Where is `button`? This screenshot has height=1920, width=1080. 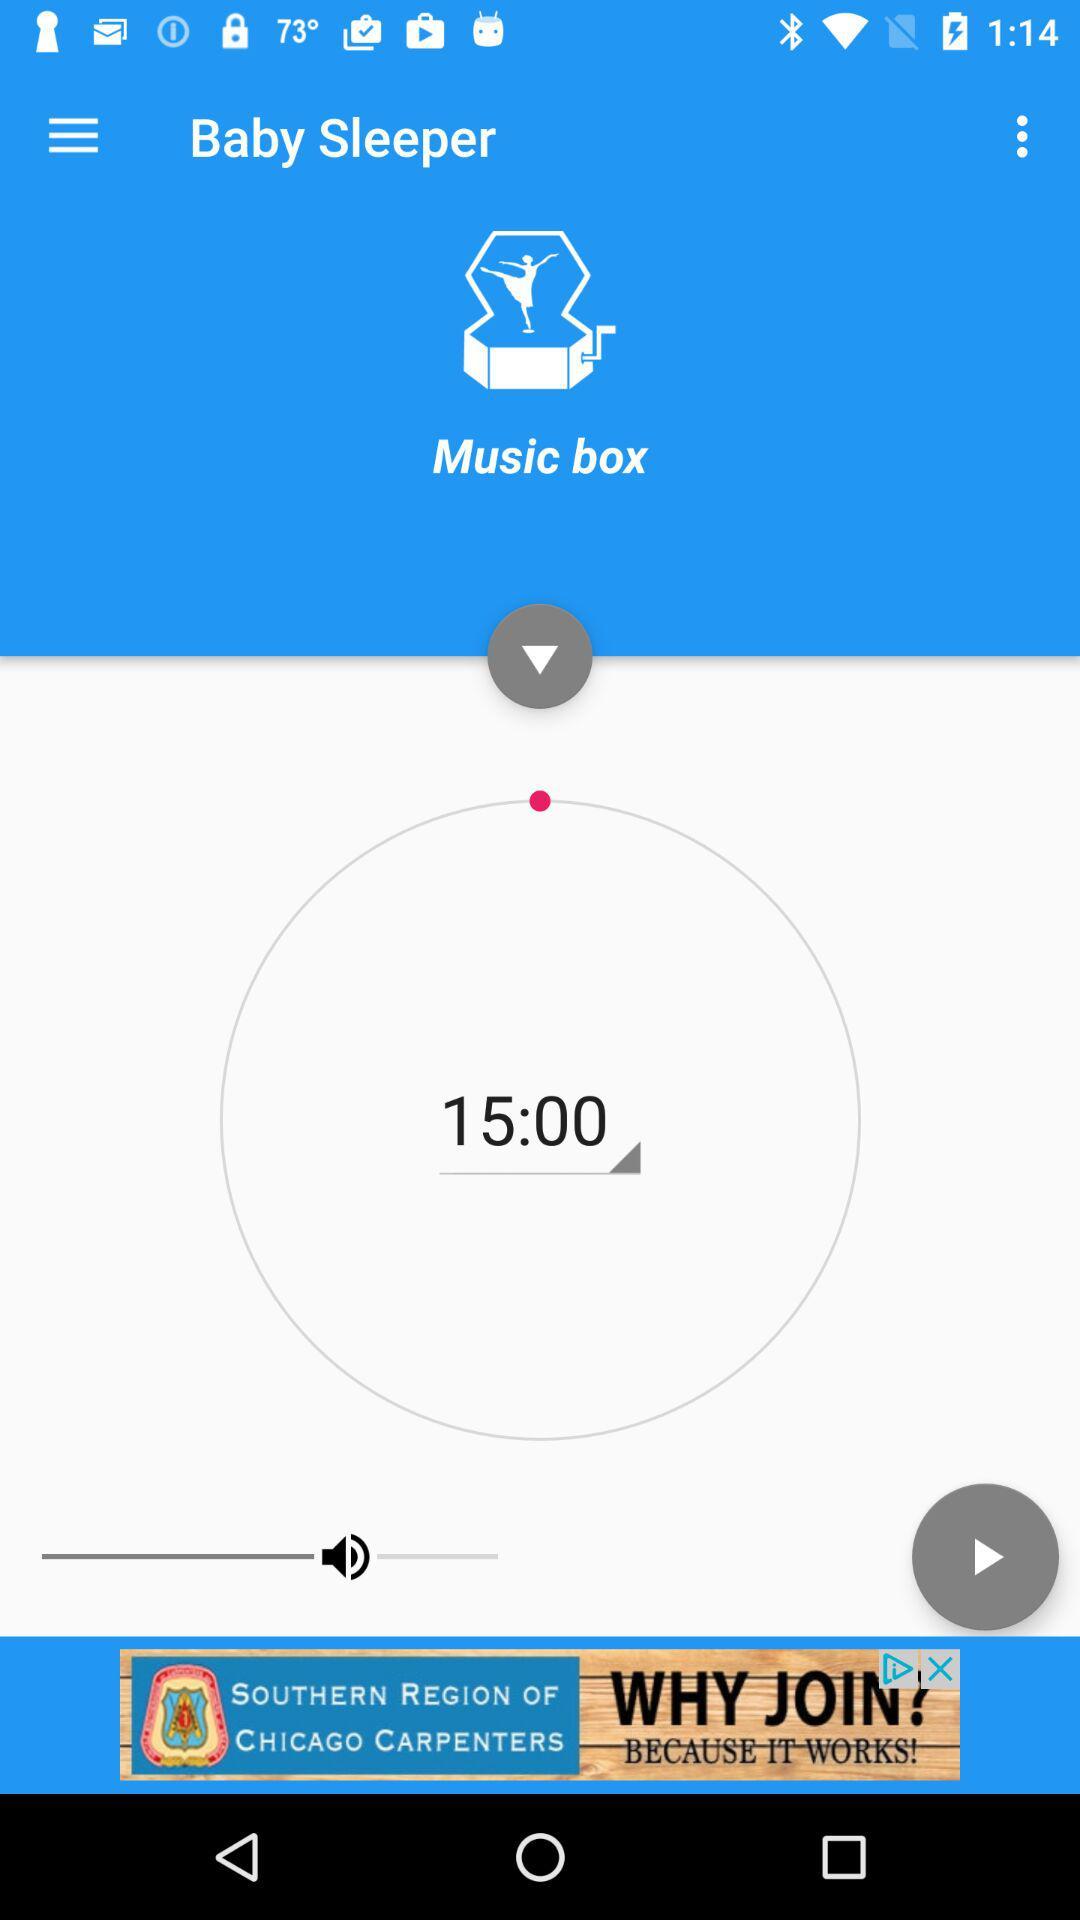 button is located at coordinates (984, 1555).